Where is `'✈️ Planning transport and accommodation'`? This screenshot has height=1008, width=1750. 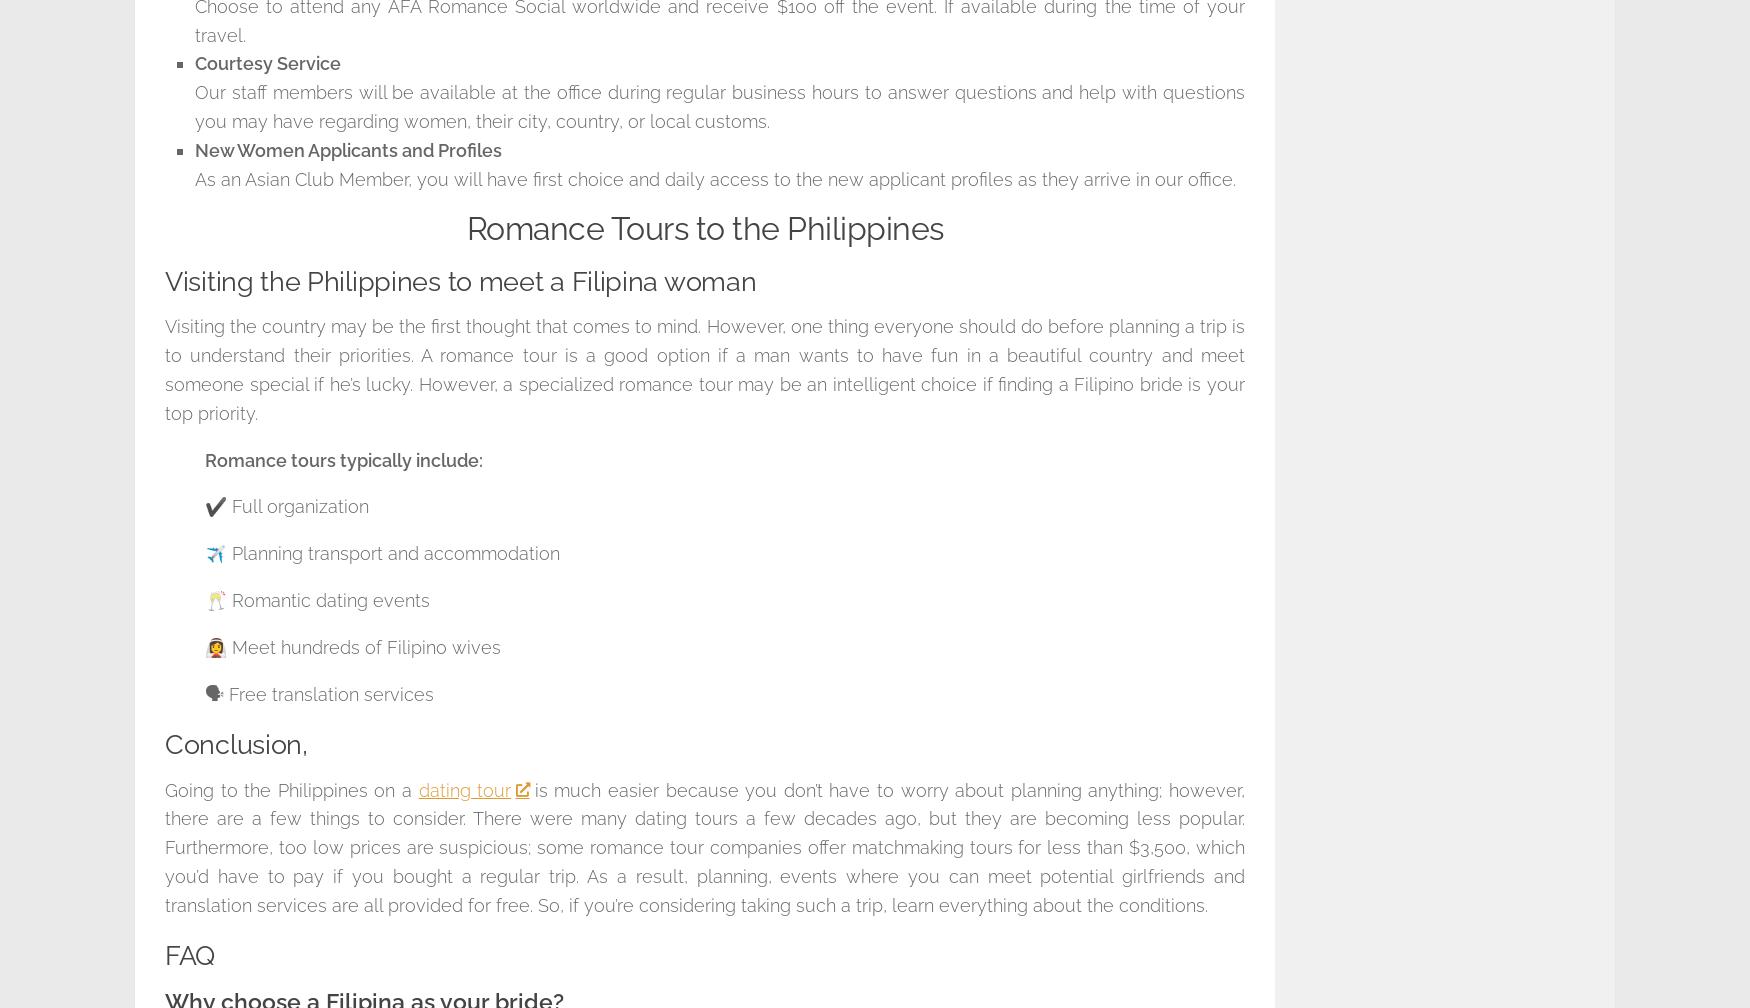
'✈️ Planning transport and accommodation' is located at coordinates (381, 553).